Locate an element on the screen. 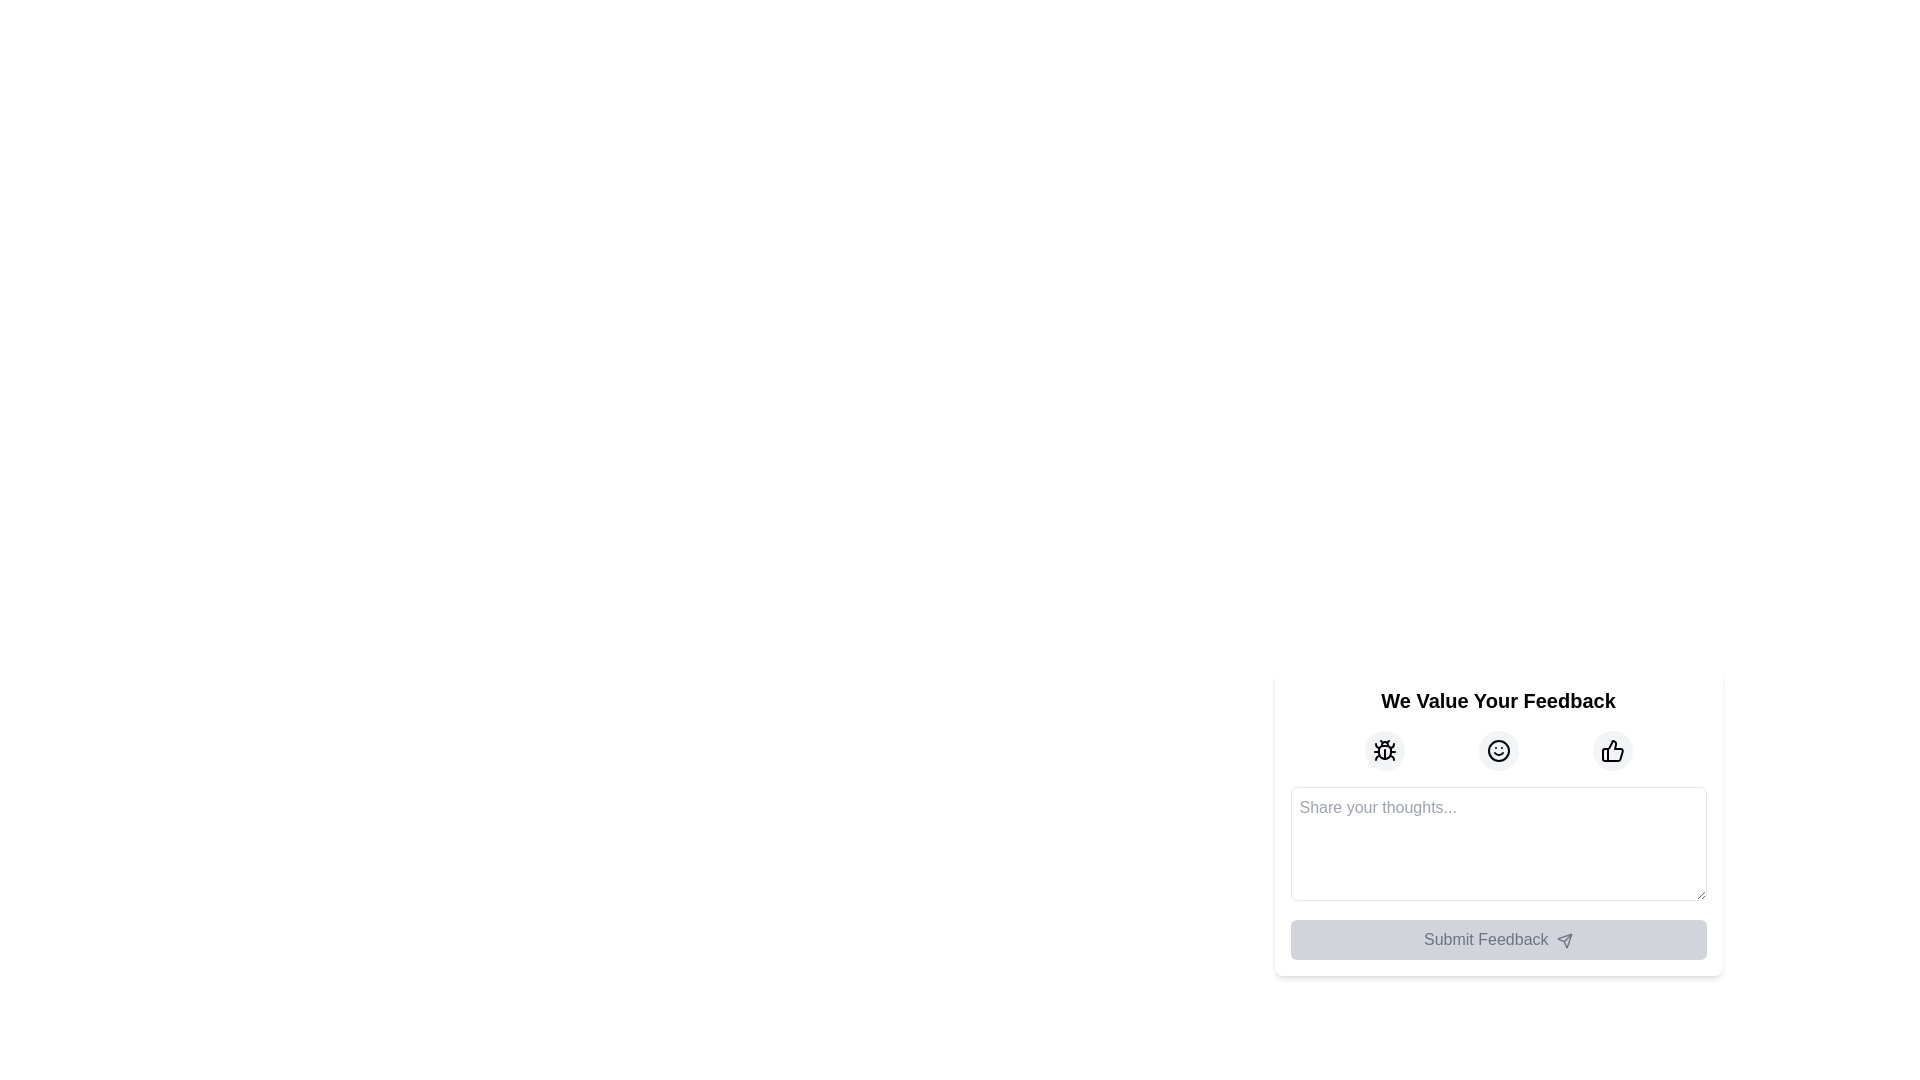 The image size is (1920, 1080). the feedback submission button located at the bottom of the feedback submission card is located at coordinates (1498, 940).